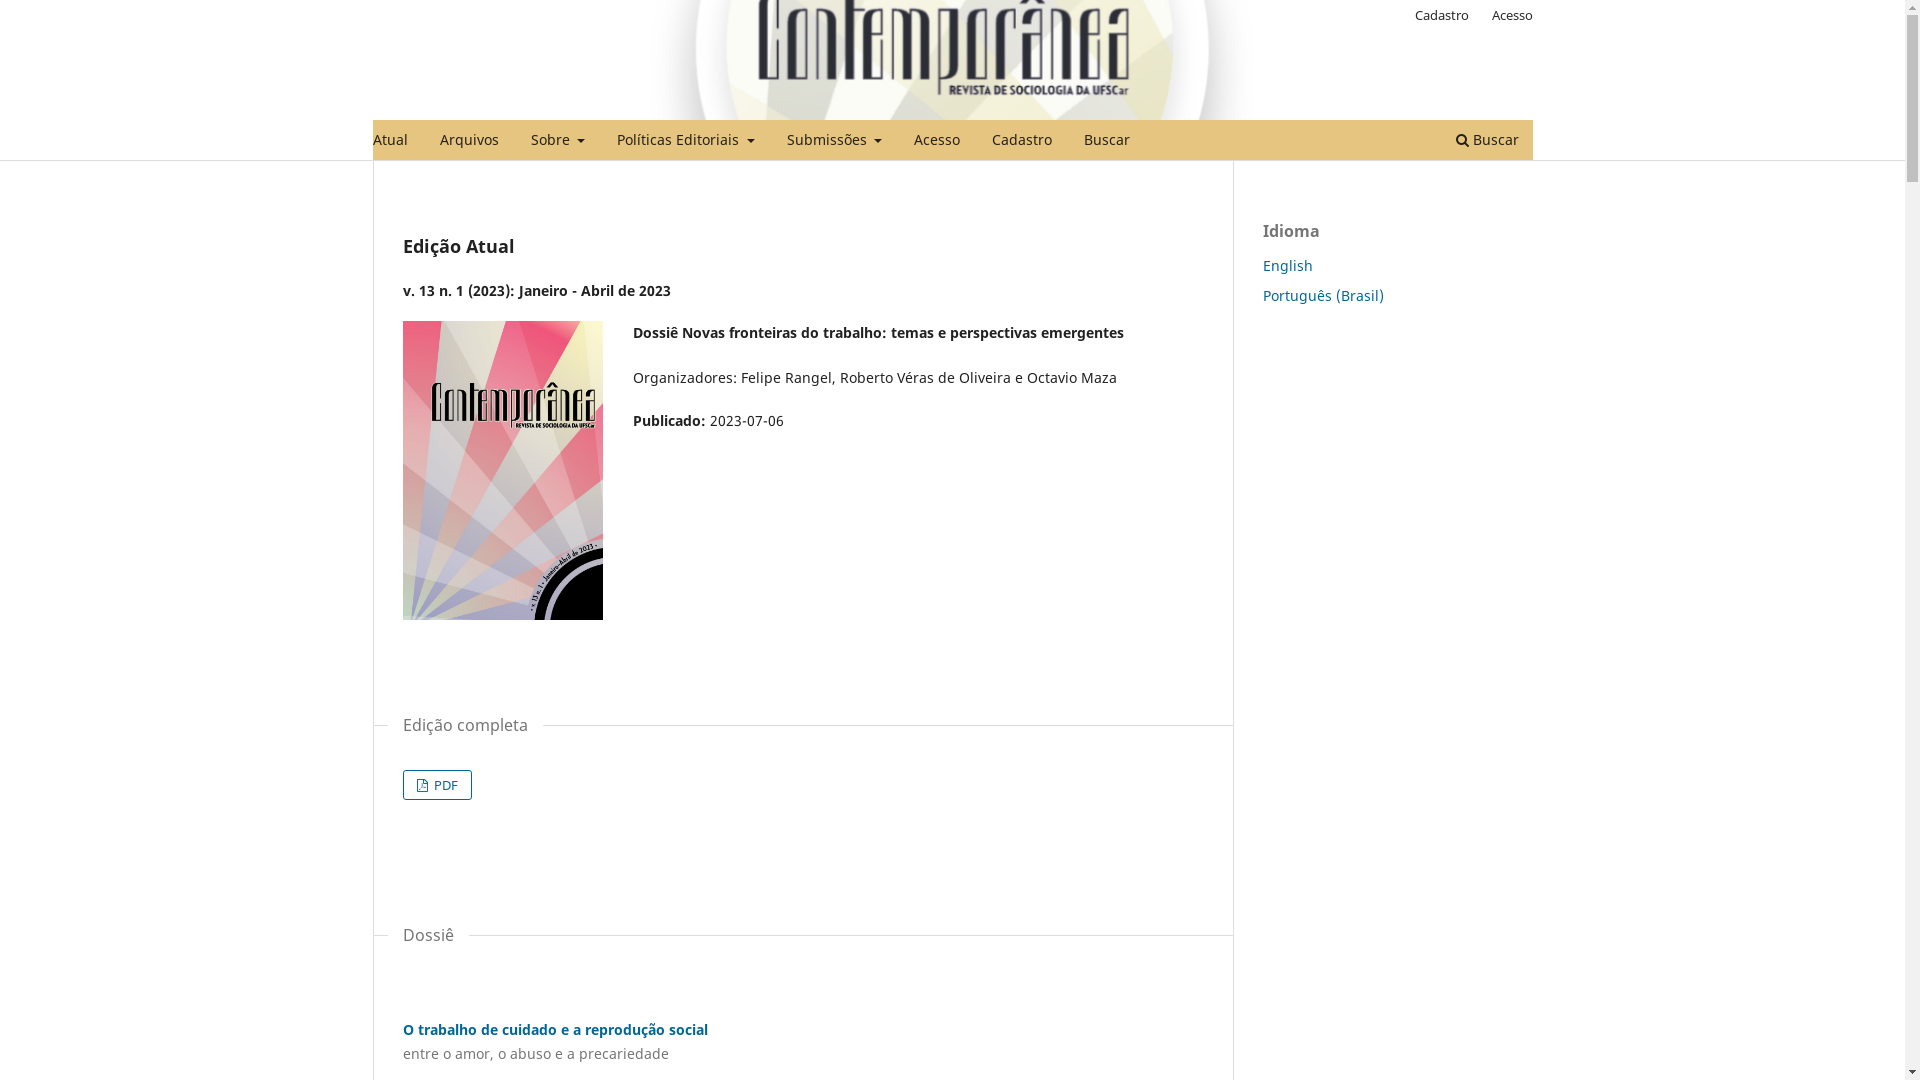 This screenshot has height=1080, width=1920. Describe the element at coordinates (435, 784) in the screenshot. I see `'PDF'` at that location.